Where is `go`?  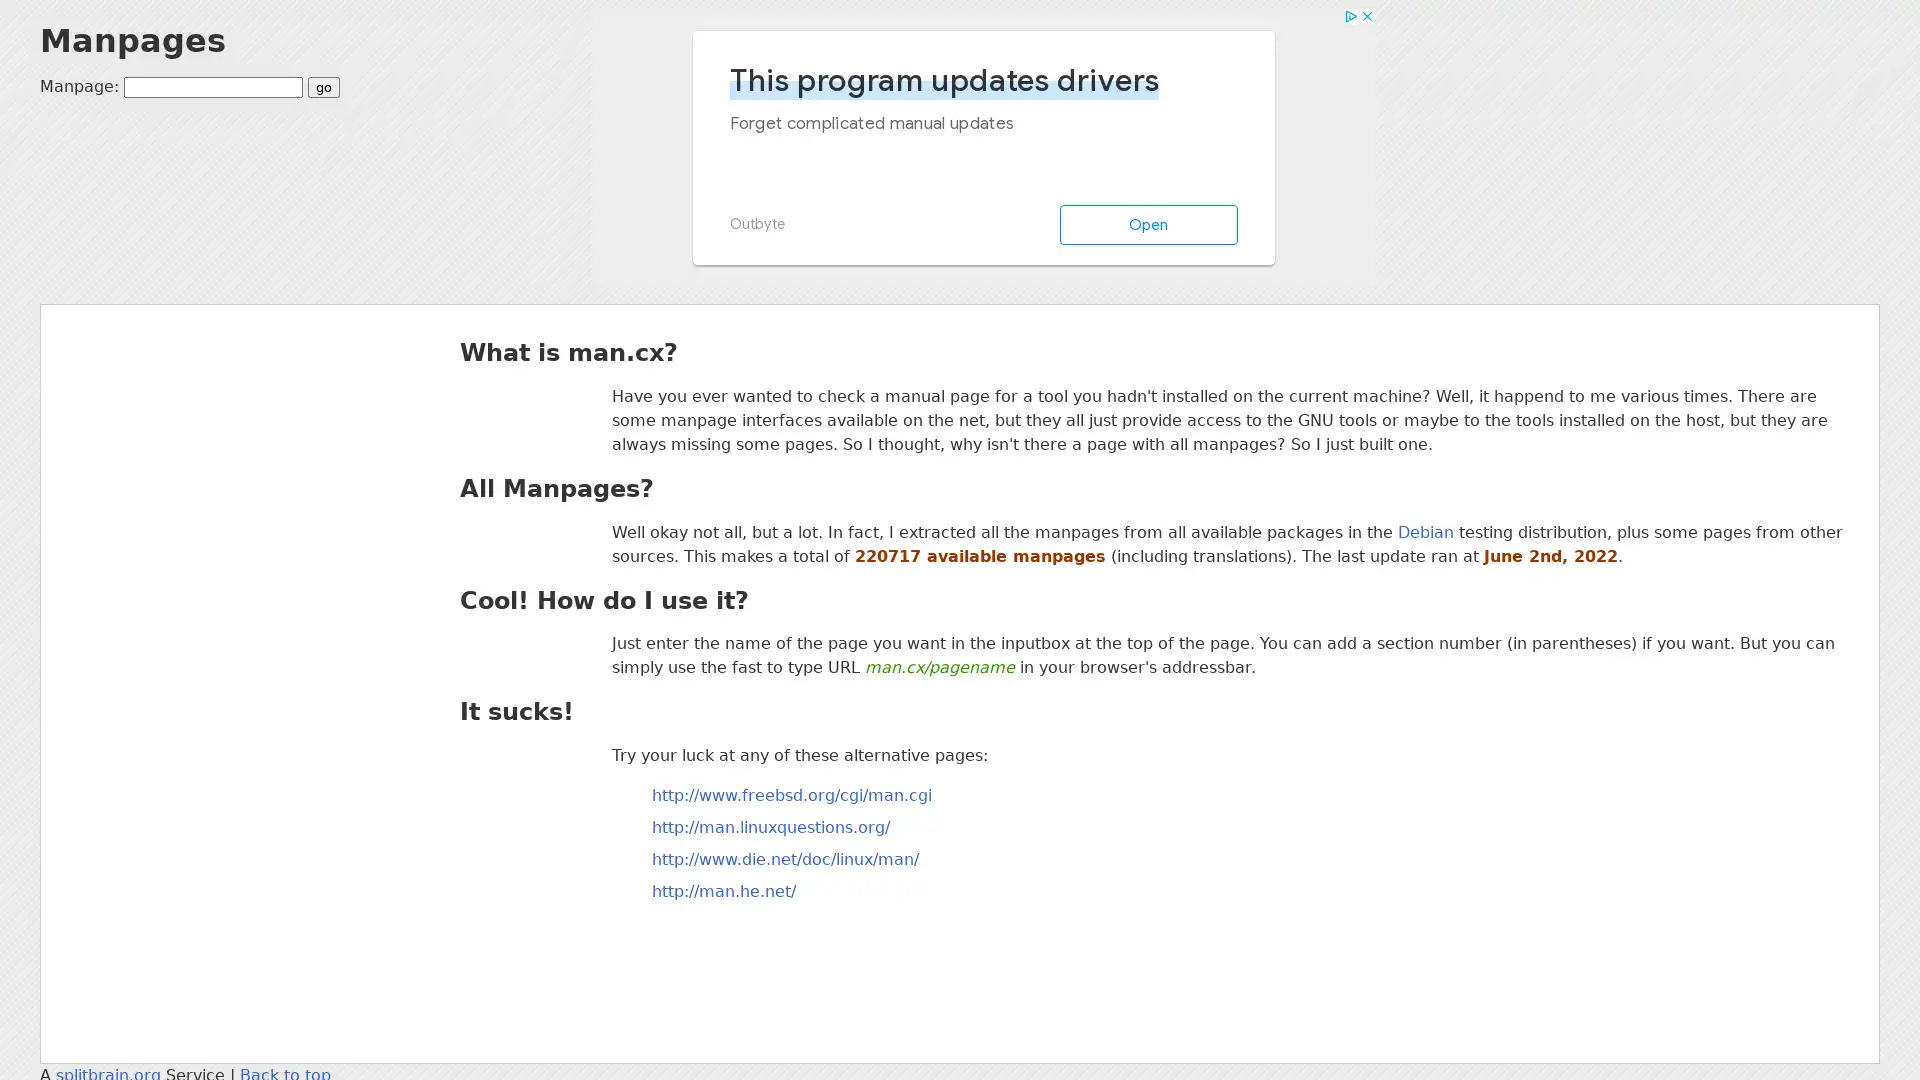 go is located at coordinates (324, 85).